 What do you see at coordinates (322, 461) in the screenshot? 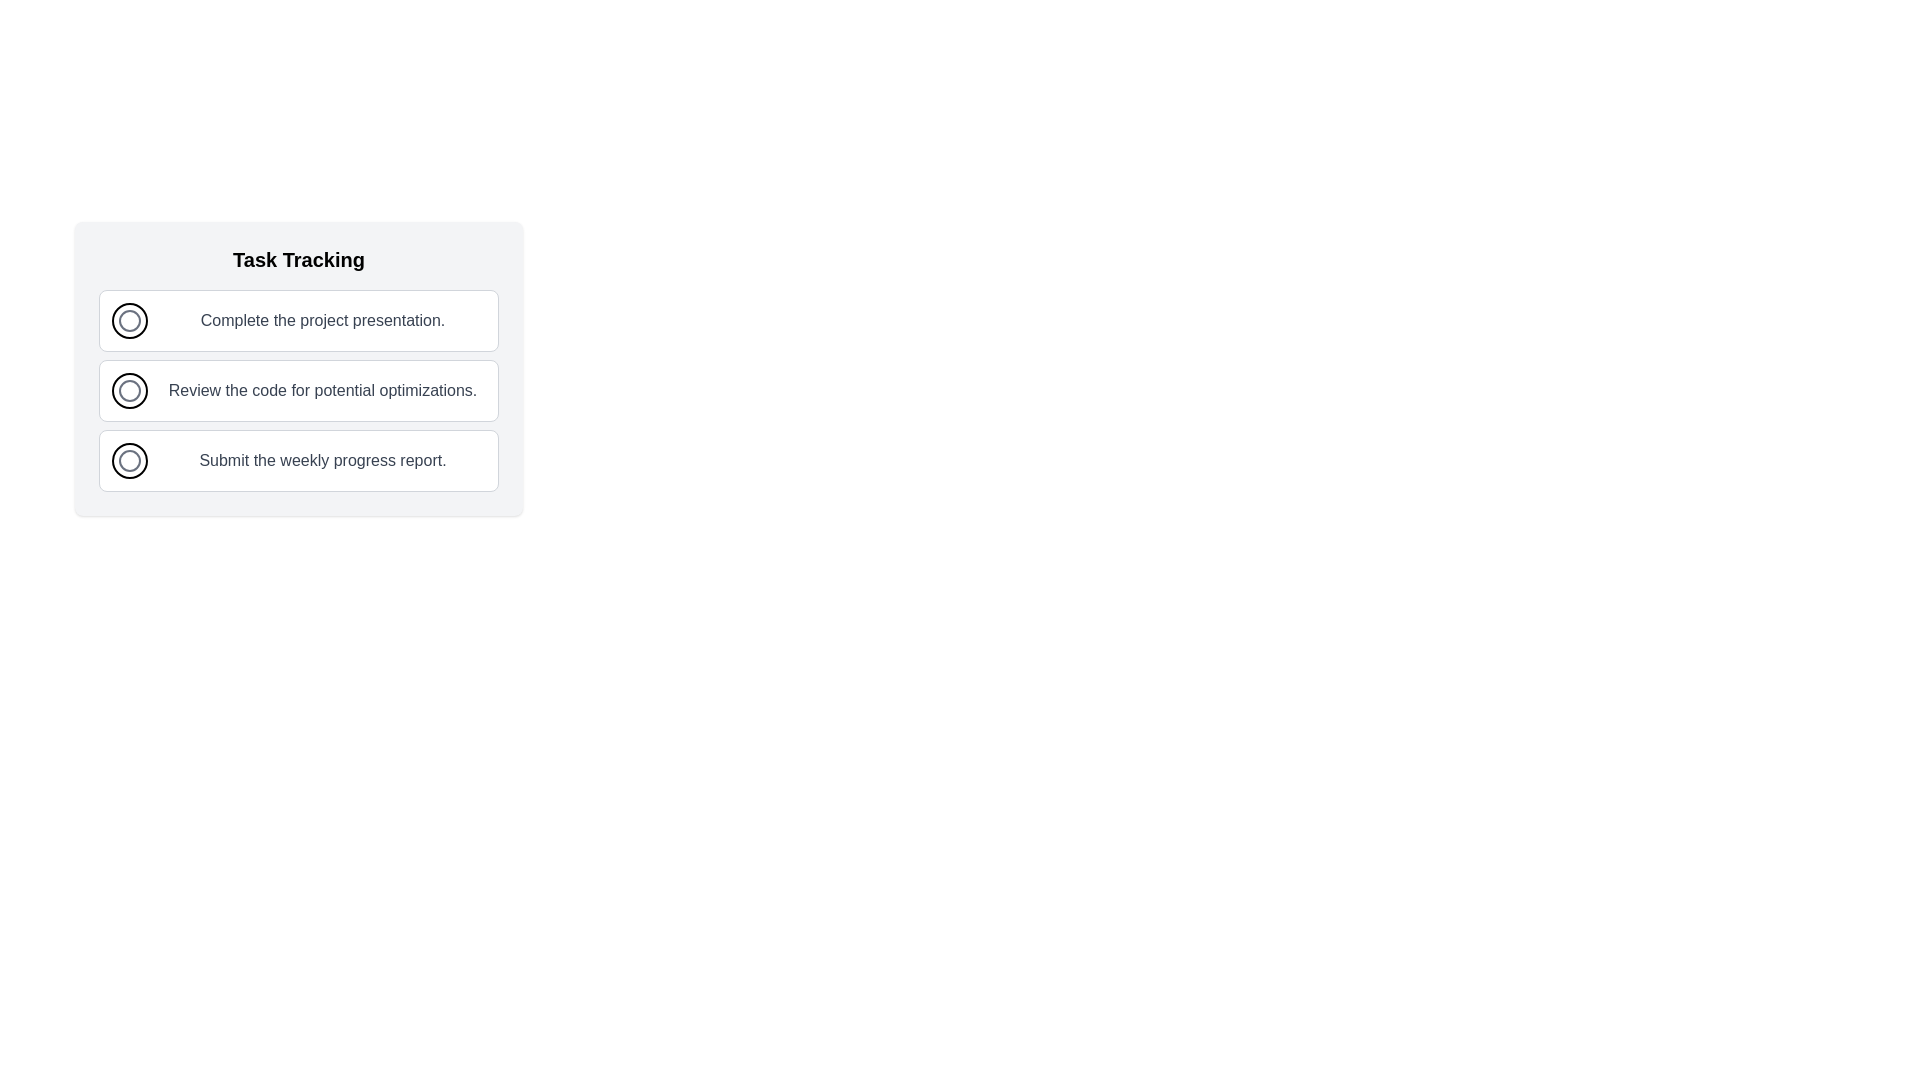
I see `text label for the third task in the vertical list, which is positioned in a white rectangular section with a checkbox icon to the left` at bounding box center [322, 461].